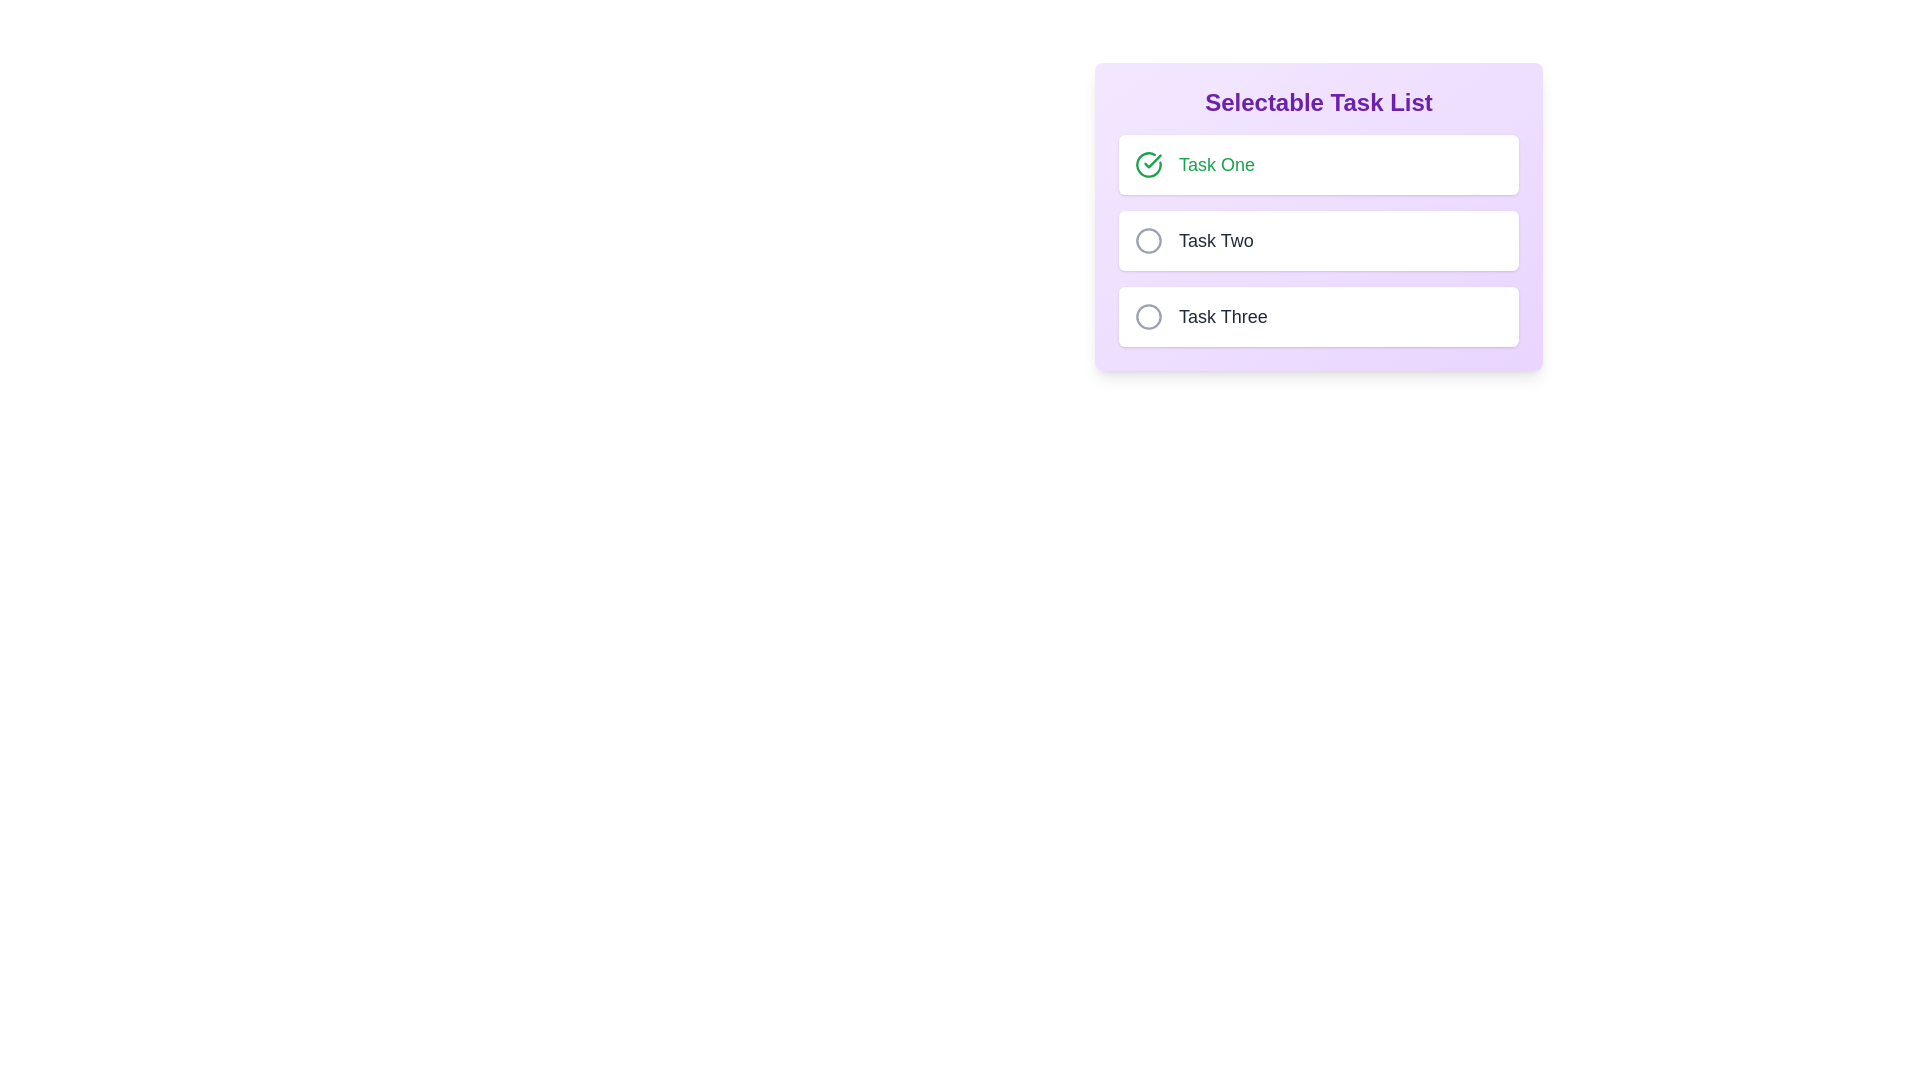  Describe the element at coordinates (1148, 239) in the screenshot. I see `the circular graphical element with a light gray outline that is part of the second task row in the selectable task list UI, next to the text 'Task Two'` at that location.